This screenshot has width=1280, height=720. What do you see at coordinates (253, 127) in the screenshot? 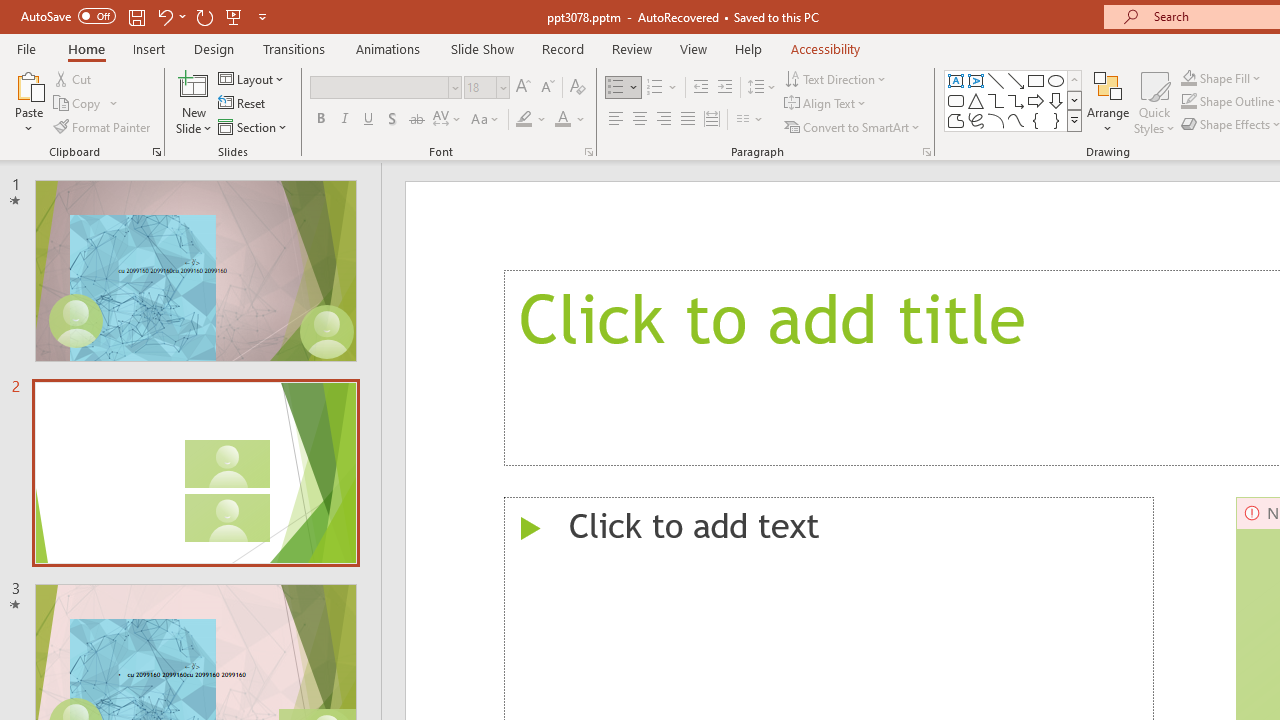
I see `'Section'` at bounding box center [253, 127].